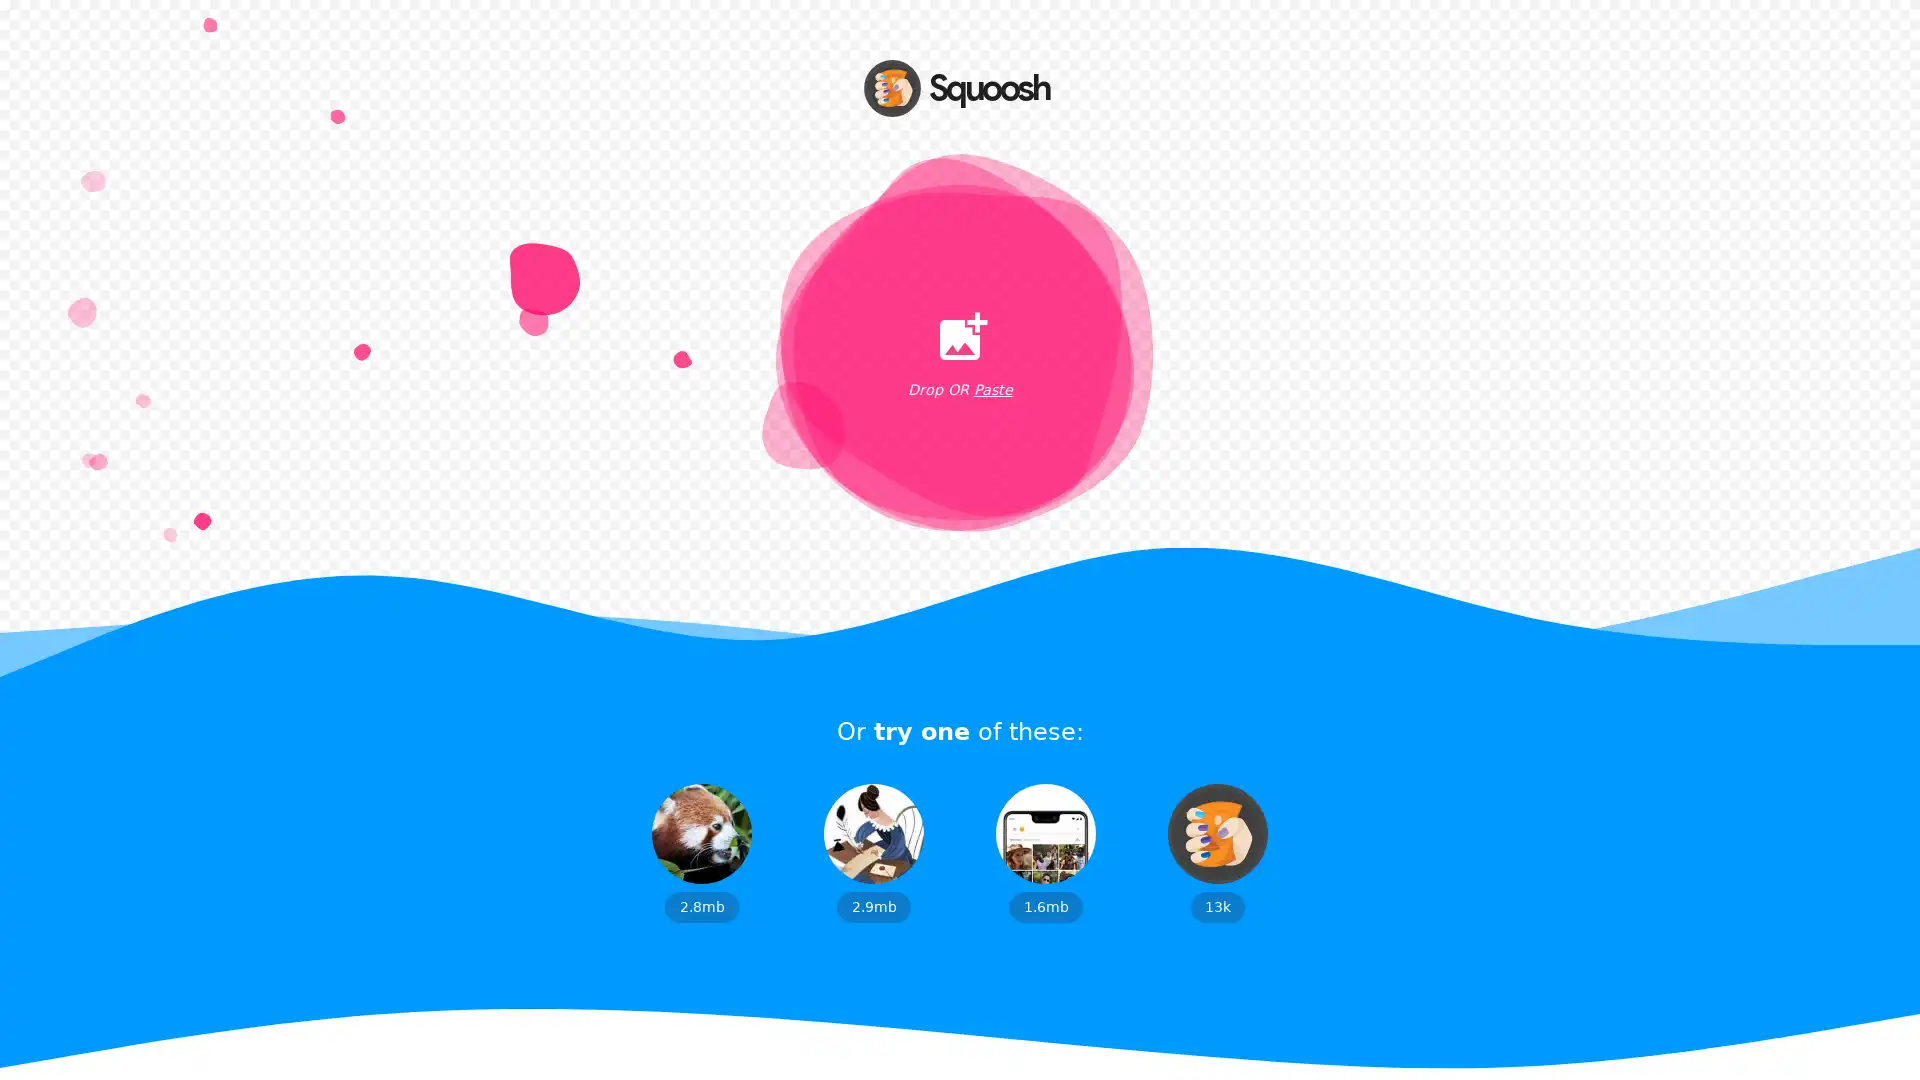 The image size is (1920, 1080). I want to click on Device screen 1.6mb, so click(1045, 852).